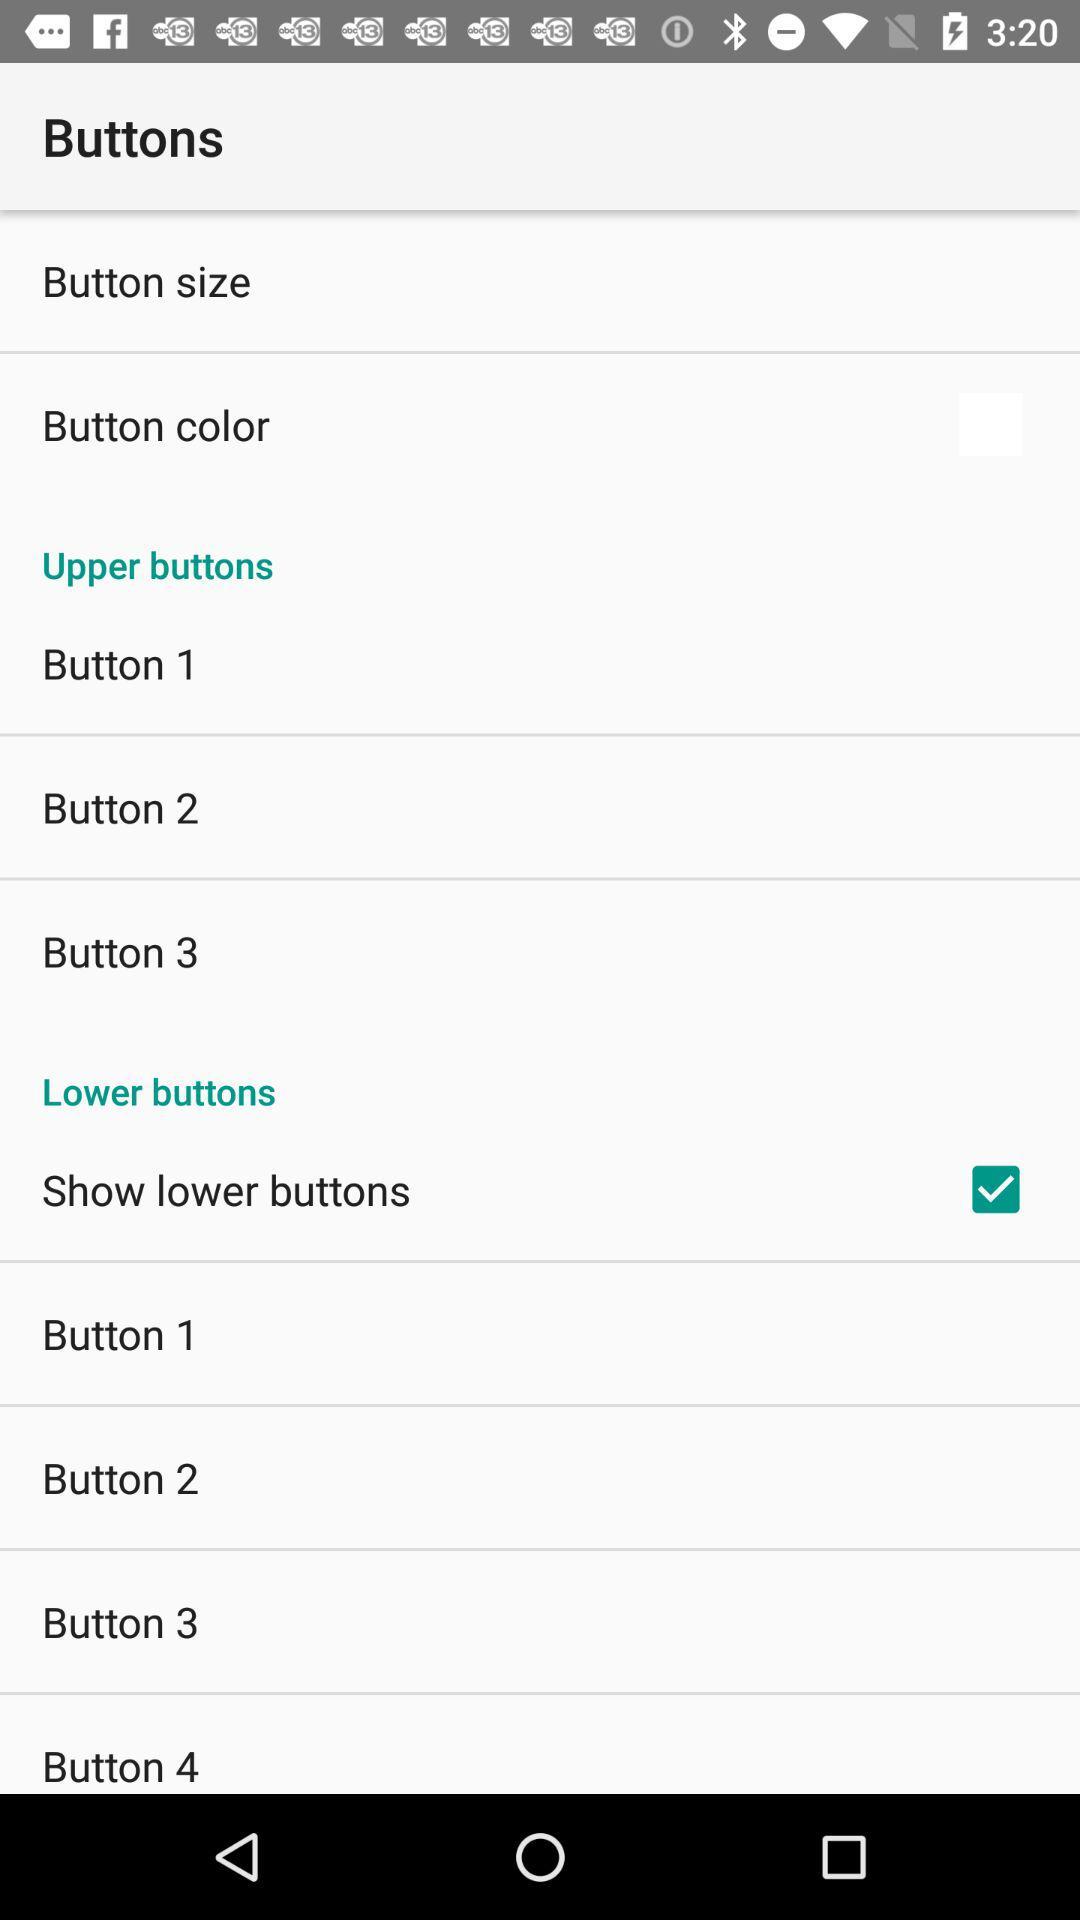  What do you see at coordinates (120, 1765) in the screenshot?
I see `button 4` at bounding box center [120, 1765].